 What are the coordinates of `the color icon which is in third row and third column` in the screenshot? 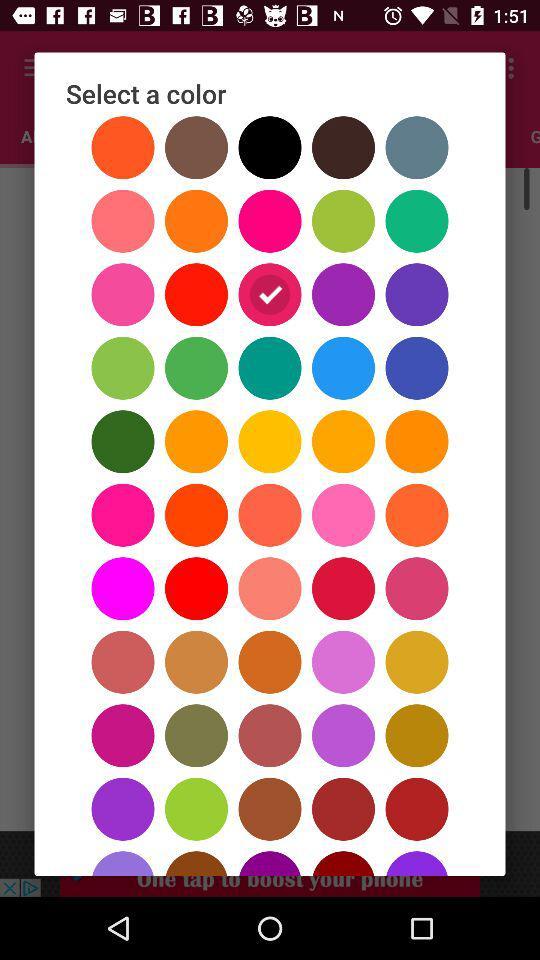 It's located at (36, 68).